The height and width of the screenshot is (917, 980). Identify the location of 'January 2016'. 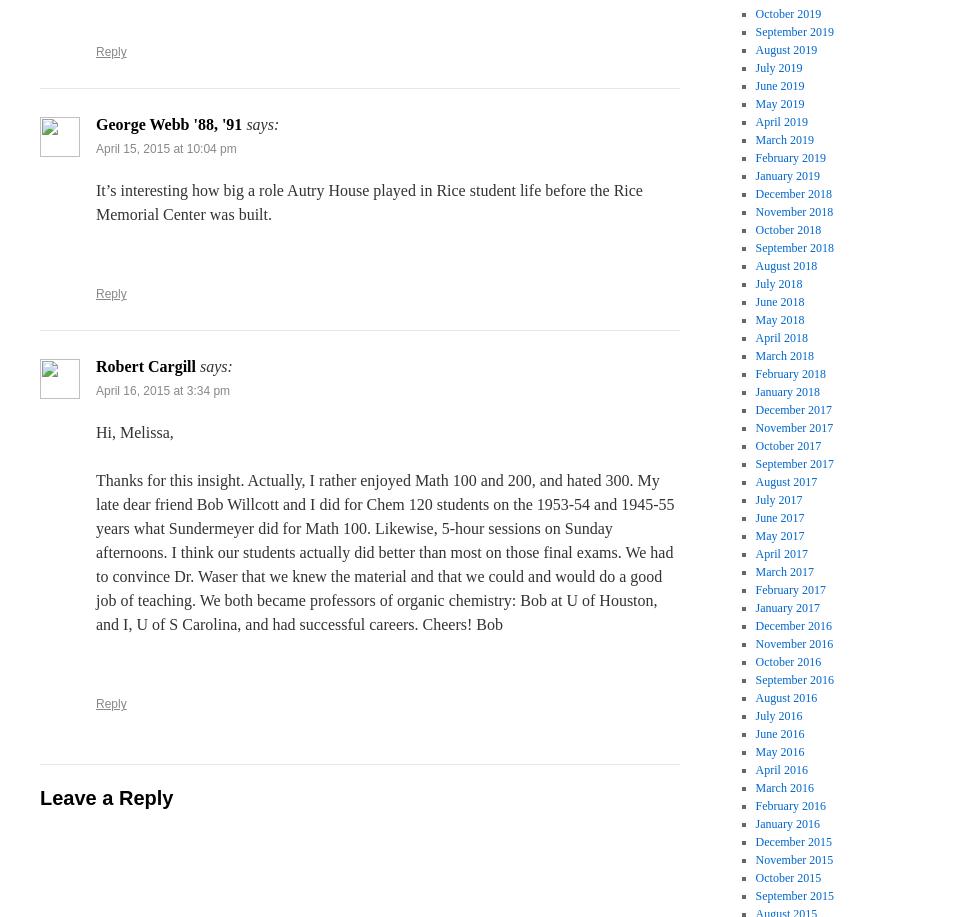
(787, 824).